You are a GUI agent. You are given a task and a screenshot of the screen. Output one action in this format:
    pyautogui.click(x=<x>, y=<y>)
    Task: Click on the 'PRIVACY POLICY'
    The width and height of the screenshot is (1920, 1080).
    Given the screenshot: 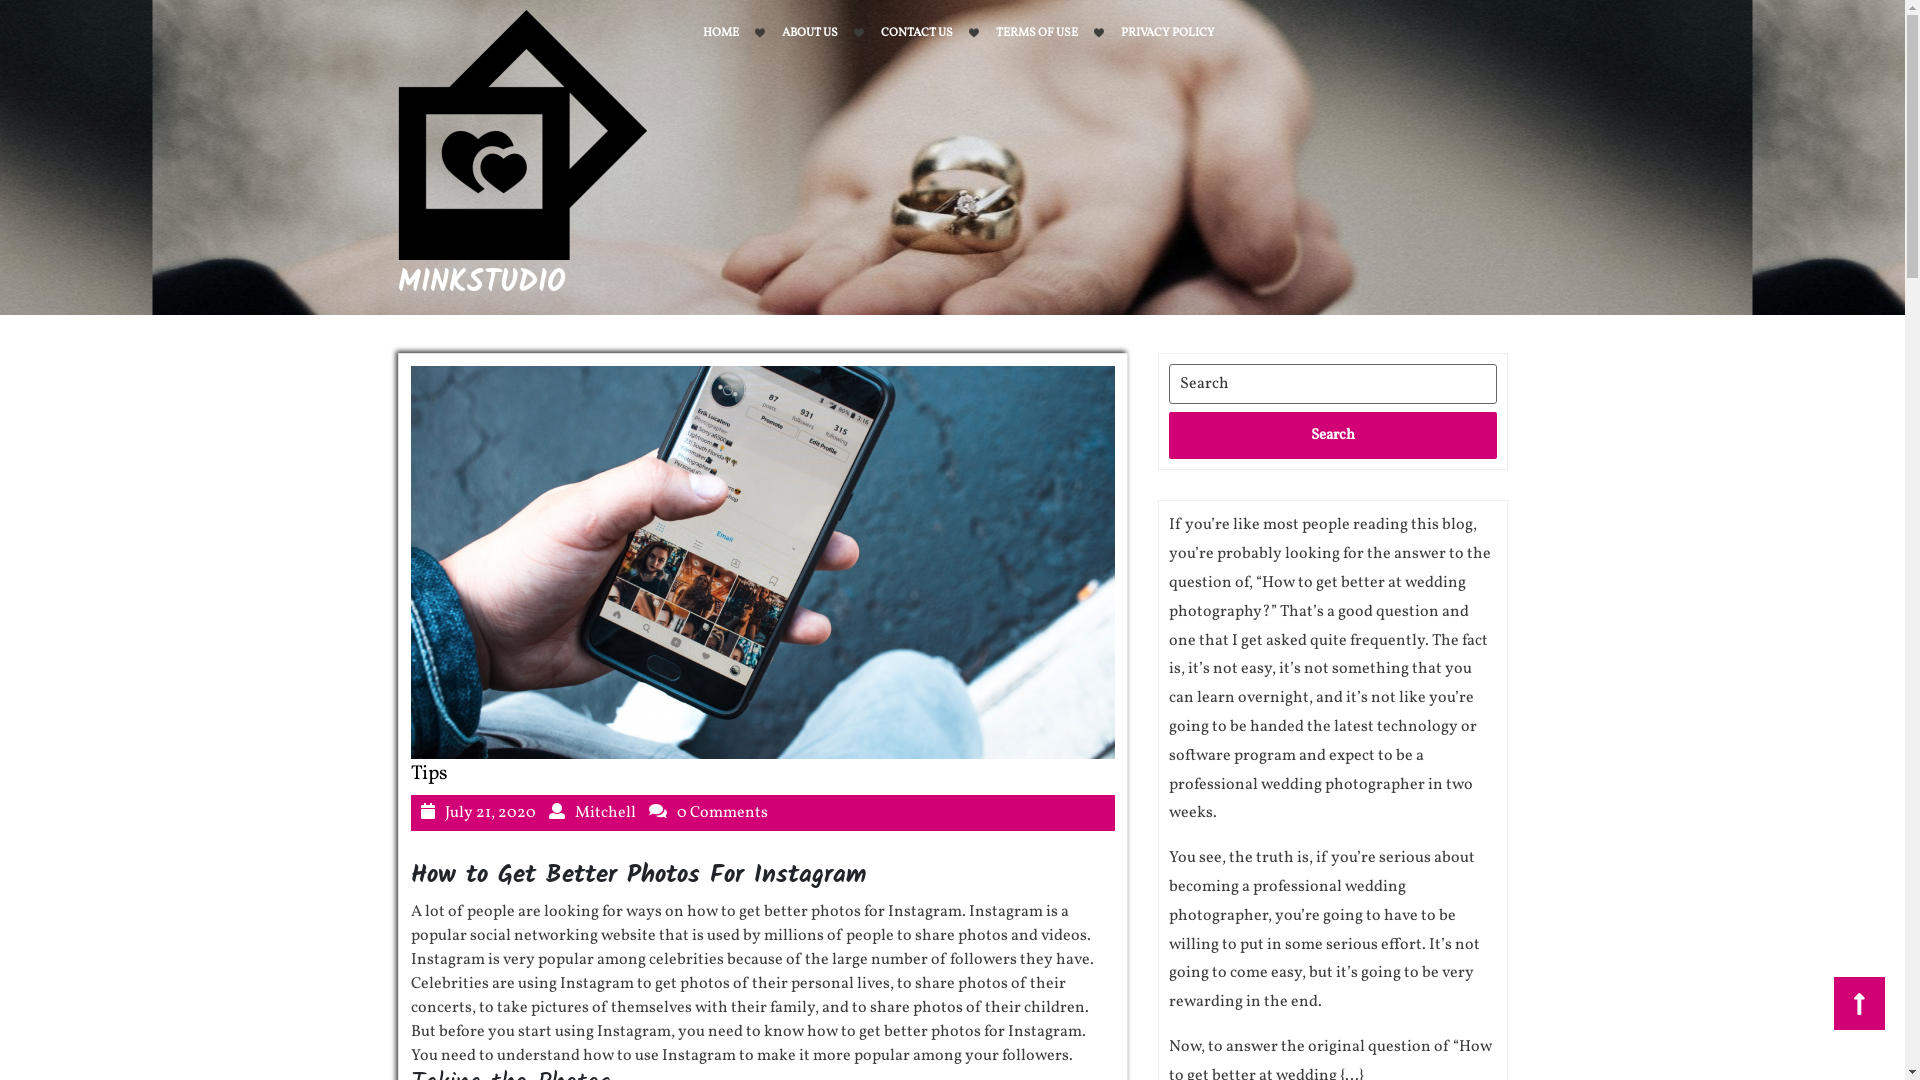 What is the action you would take?
    pyautogui.click(x=1166, y=33)
    